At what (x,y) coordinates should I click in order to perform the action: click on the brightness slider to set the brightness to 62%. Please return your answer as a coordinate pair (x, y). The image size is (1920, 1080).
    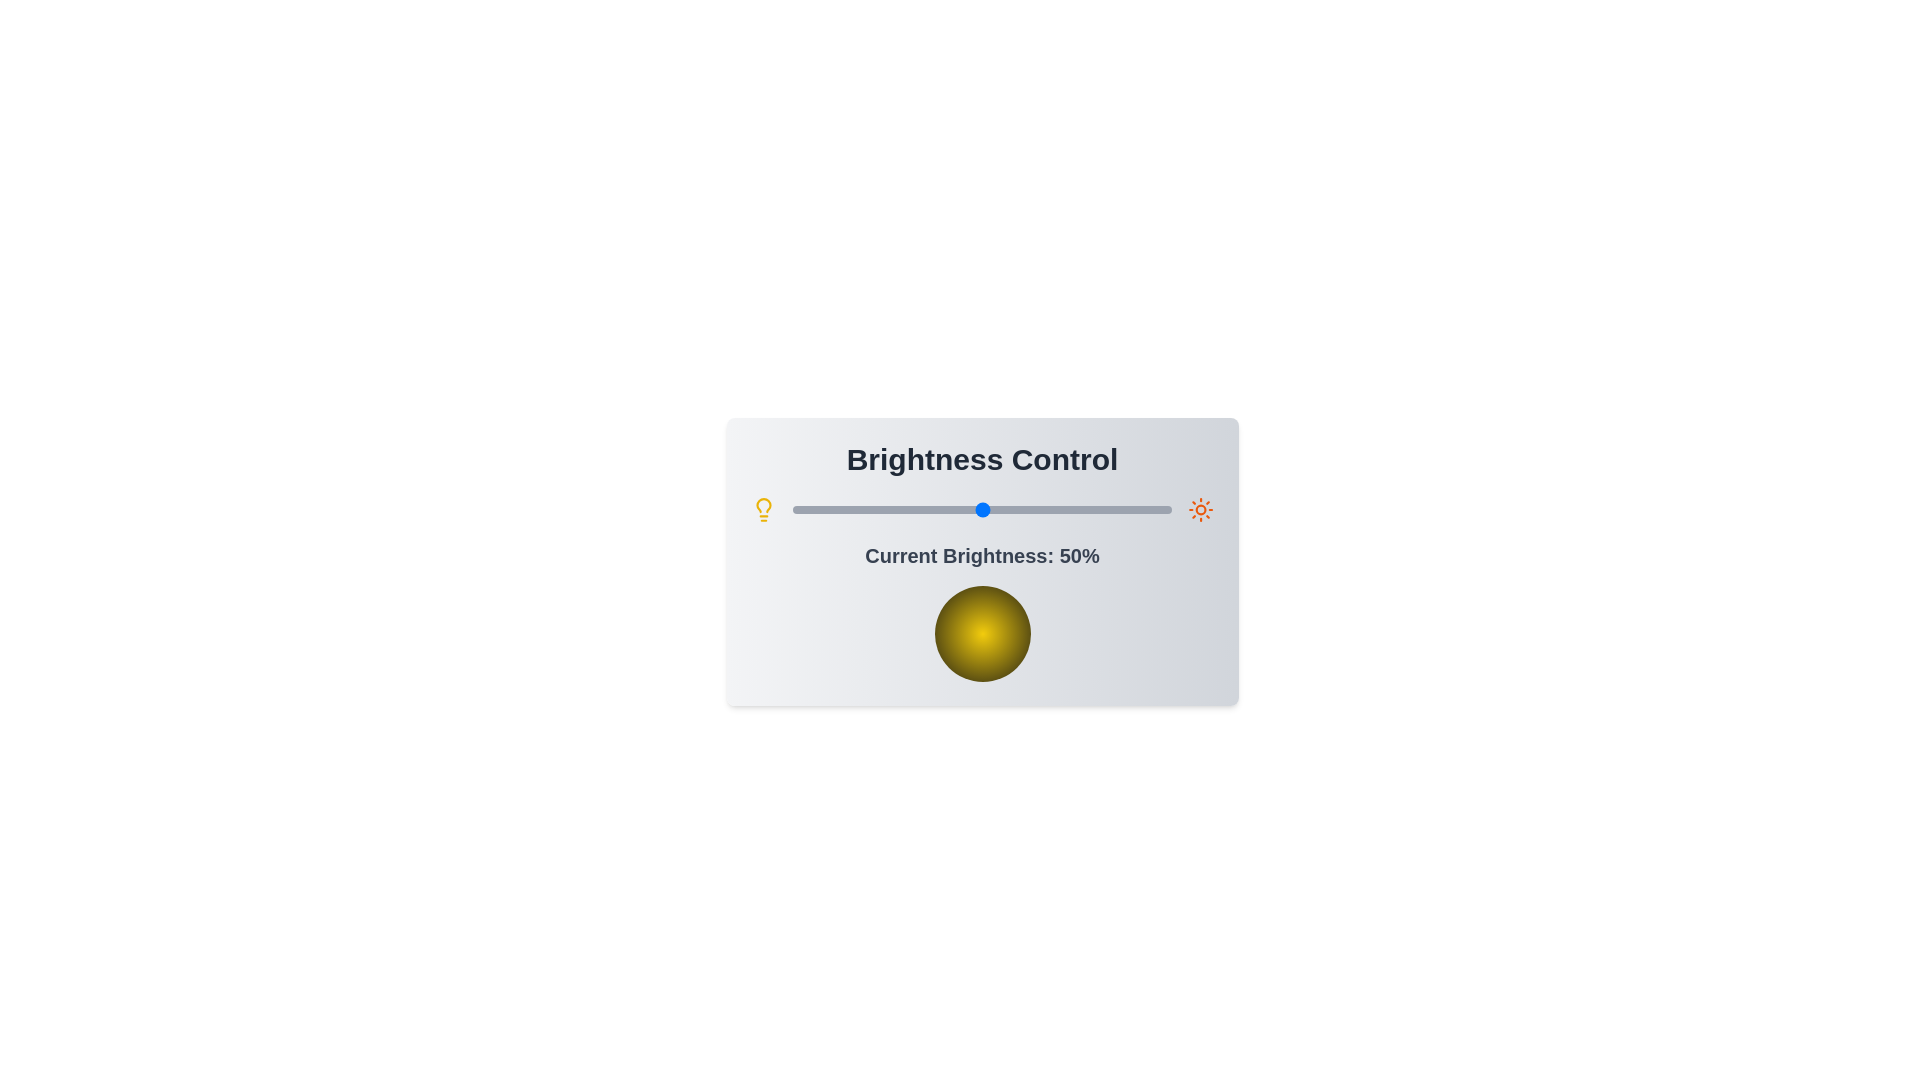
    Looking at the image, I should click on (1027, 508).